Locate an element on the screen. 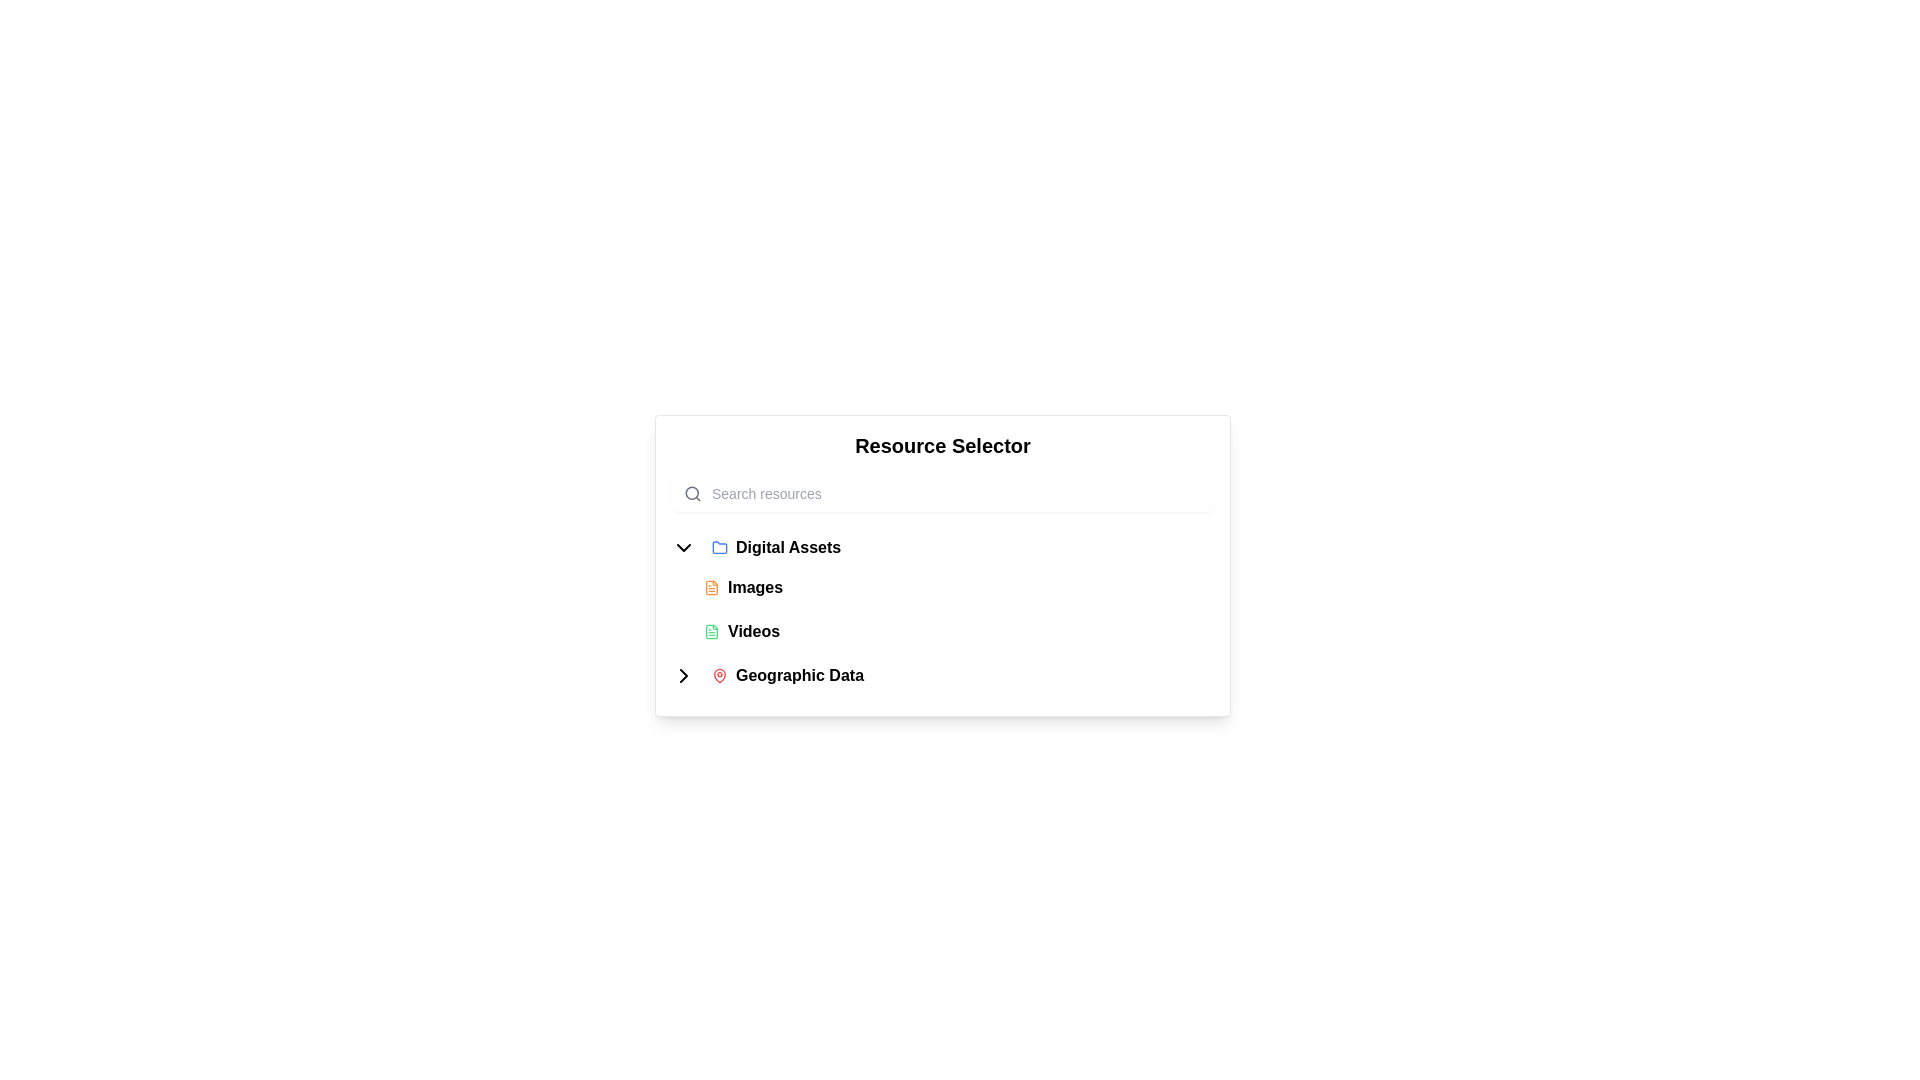 This screenshot has width=1920, height=1080. the button labeled 'Images' is located at coordinates (754, 586).